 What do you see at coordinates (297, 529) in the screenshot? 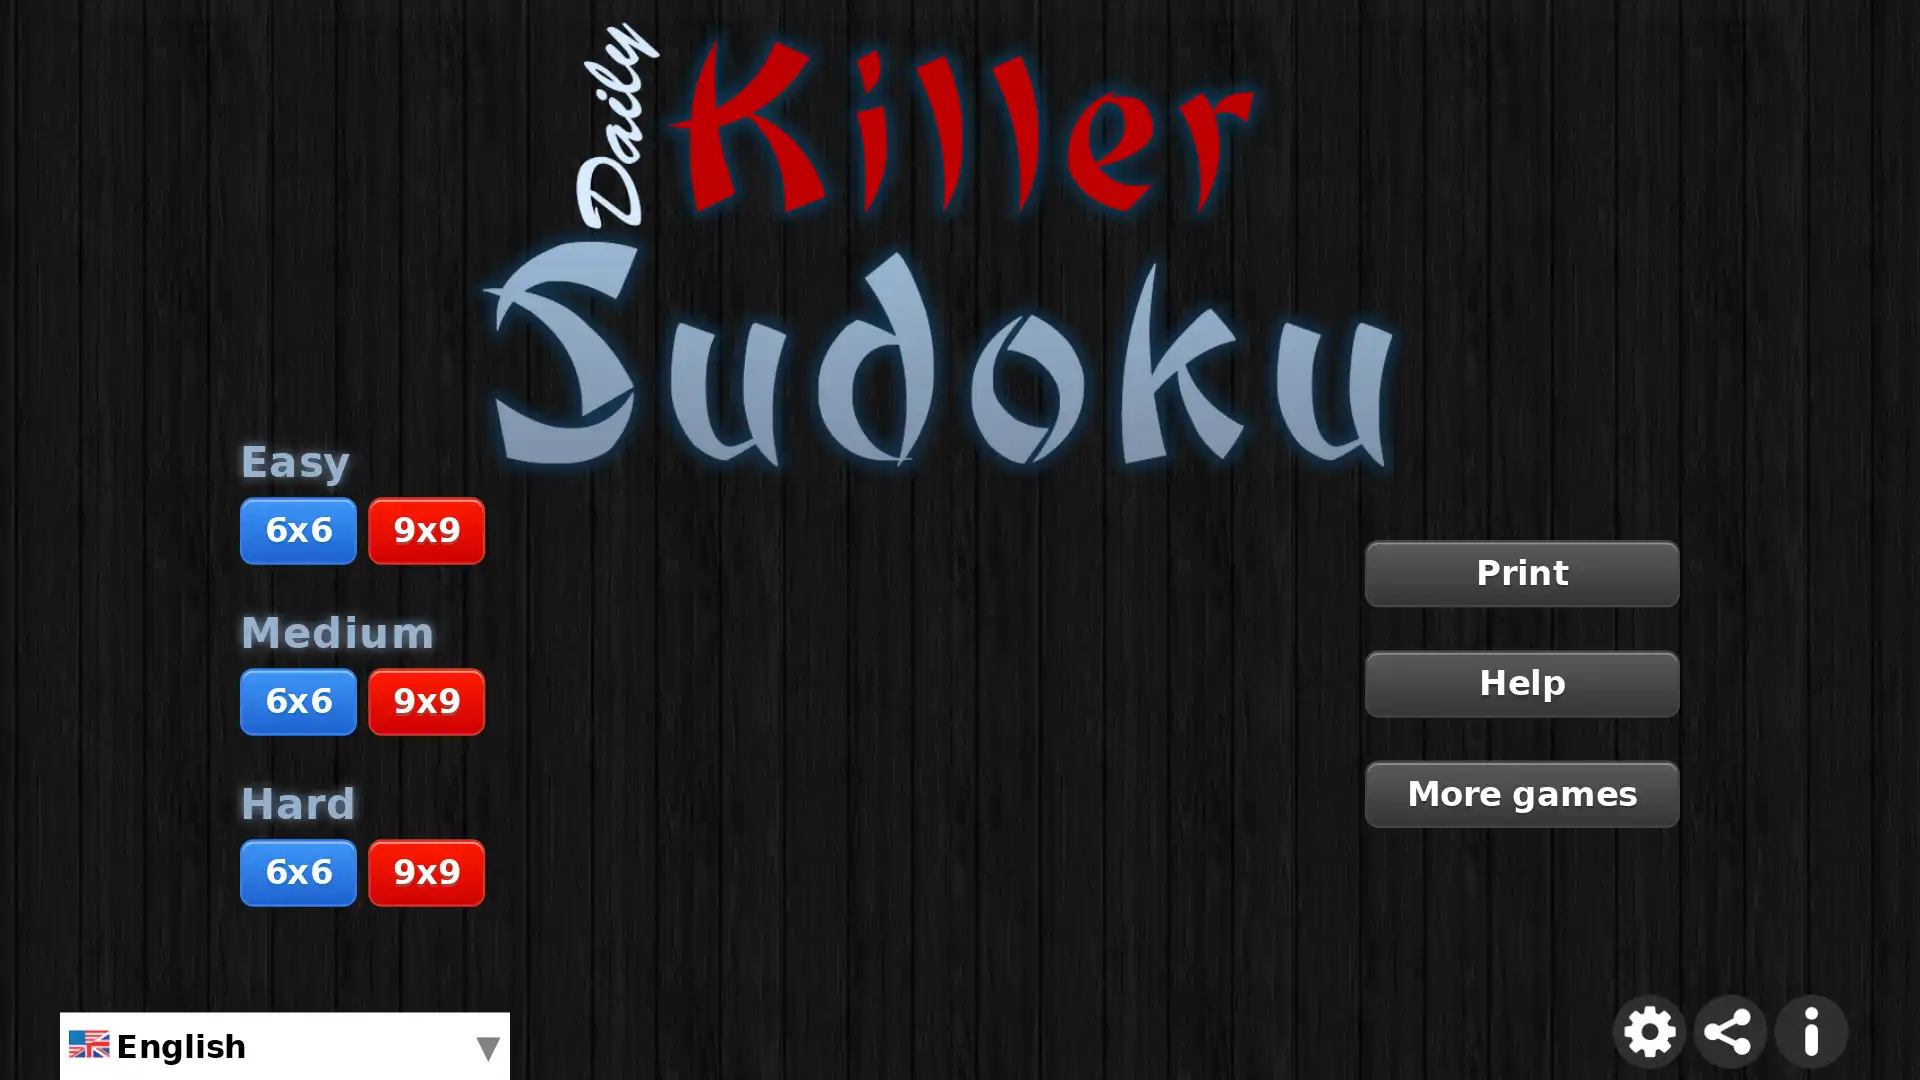
I see `6x6` at bounding box center [297, 529].